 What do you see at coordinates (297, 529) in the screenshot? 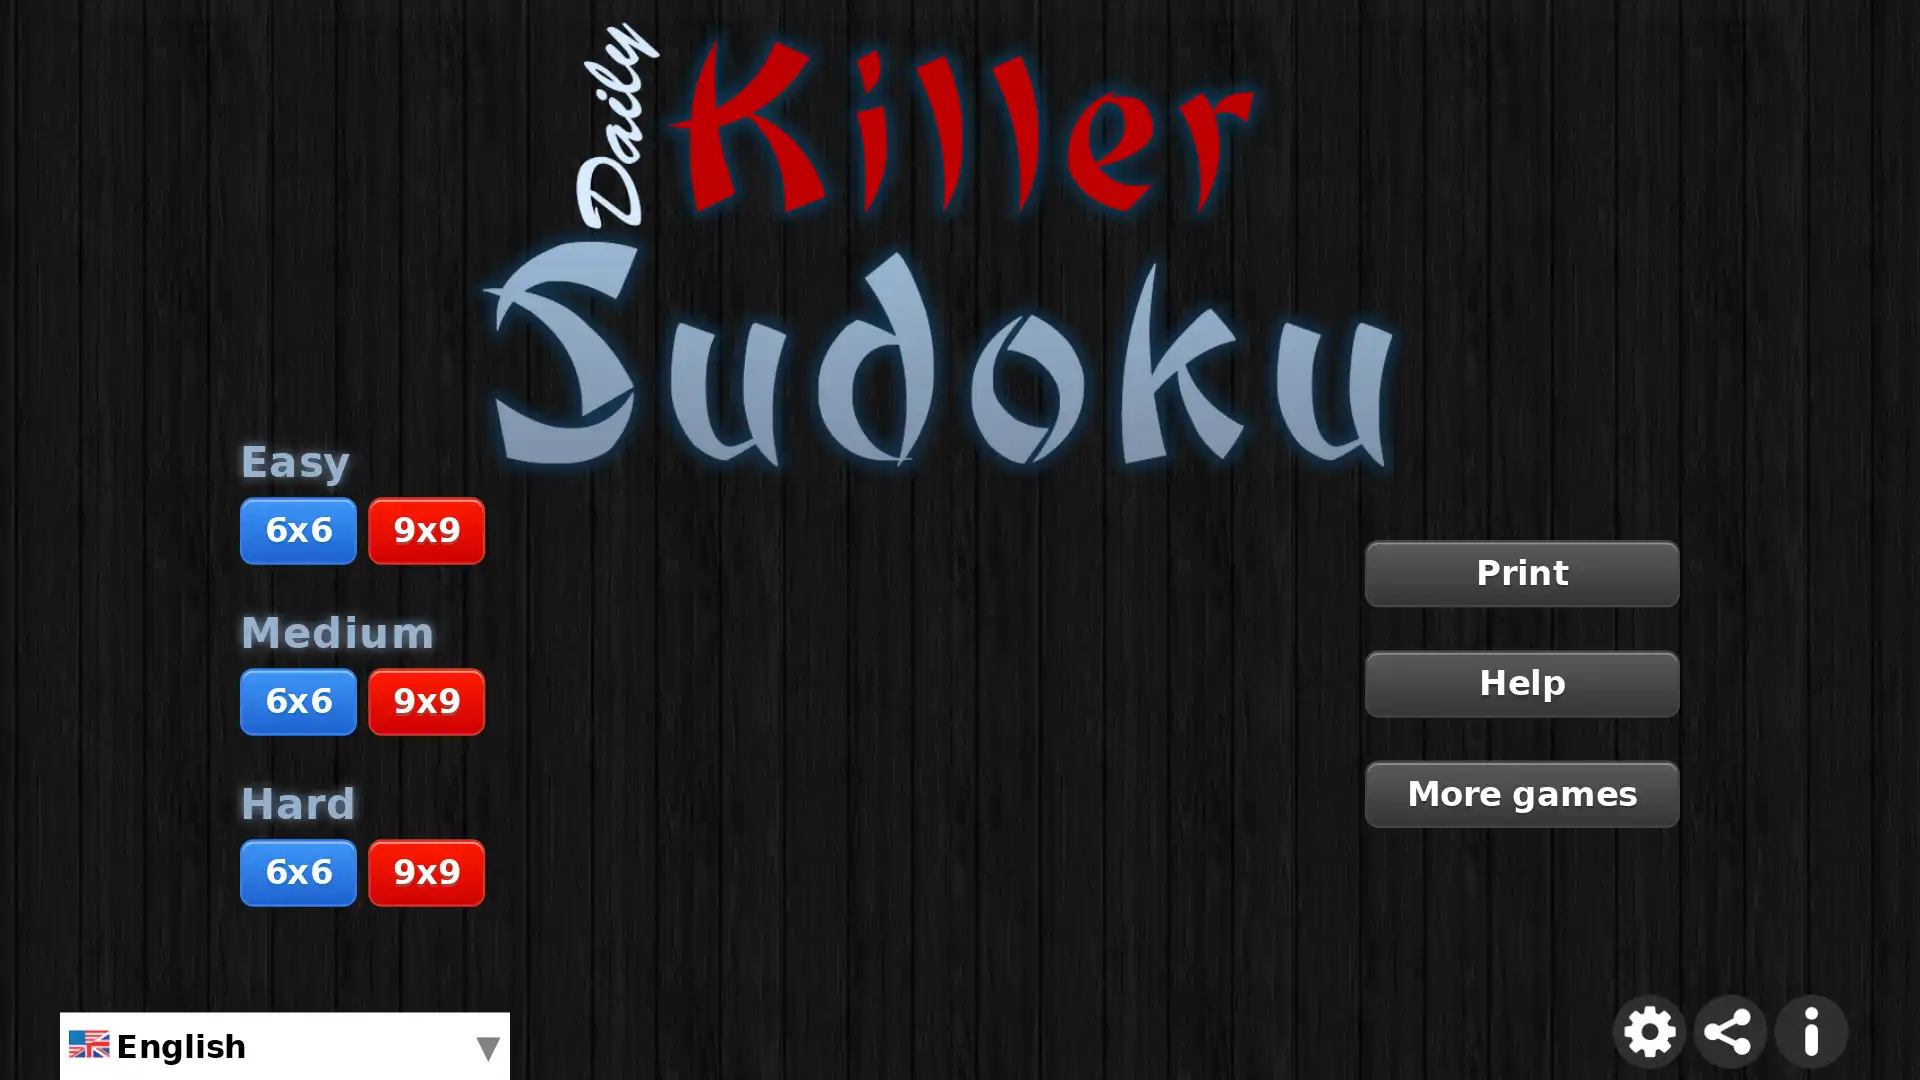
I see `6x6` at bounding box center [297, 529].